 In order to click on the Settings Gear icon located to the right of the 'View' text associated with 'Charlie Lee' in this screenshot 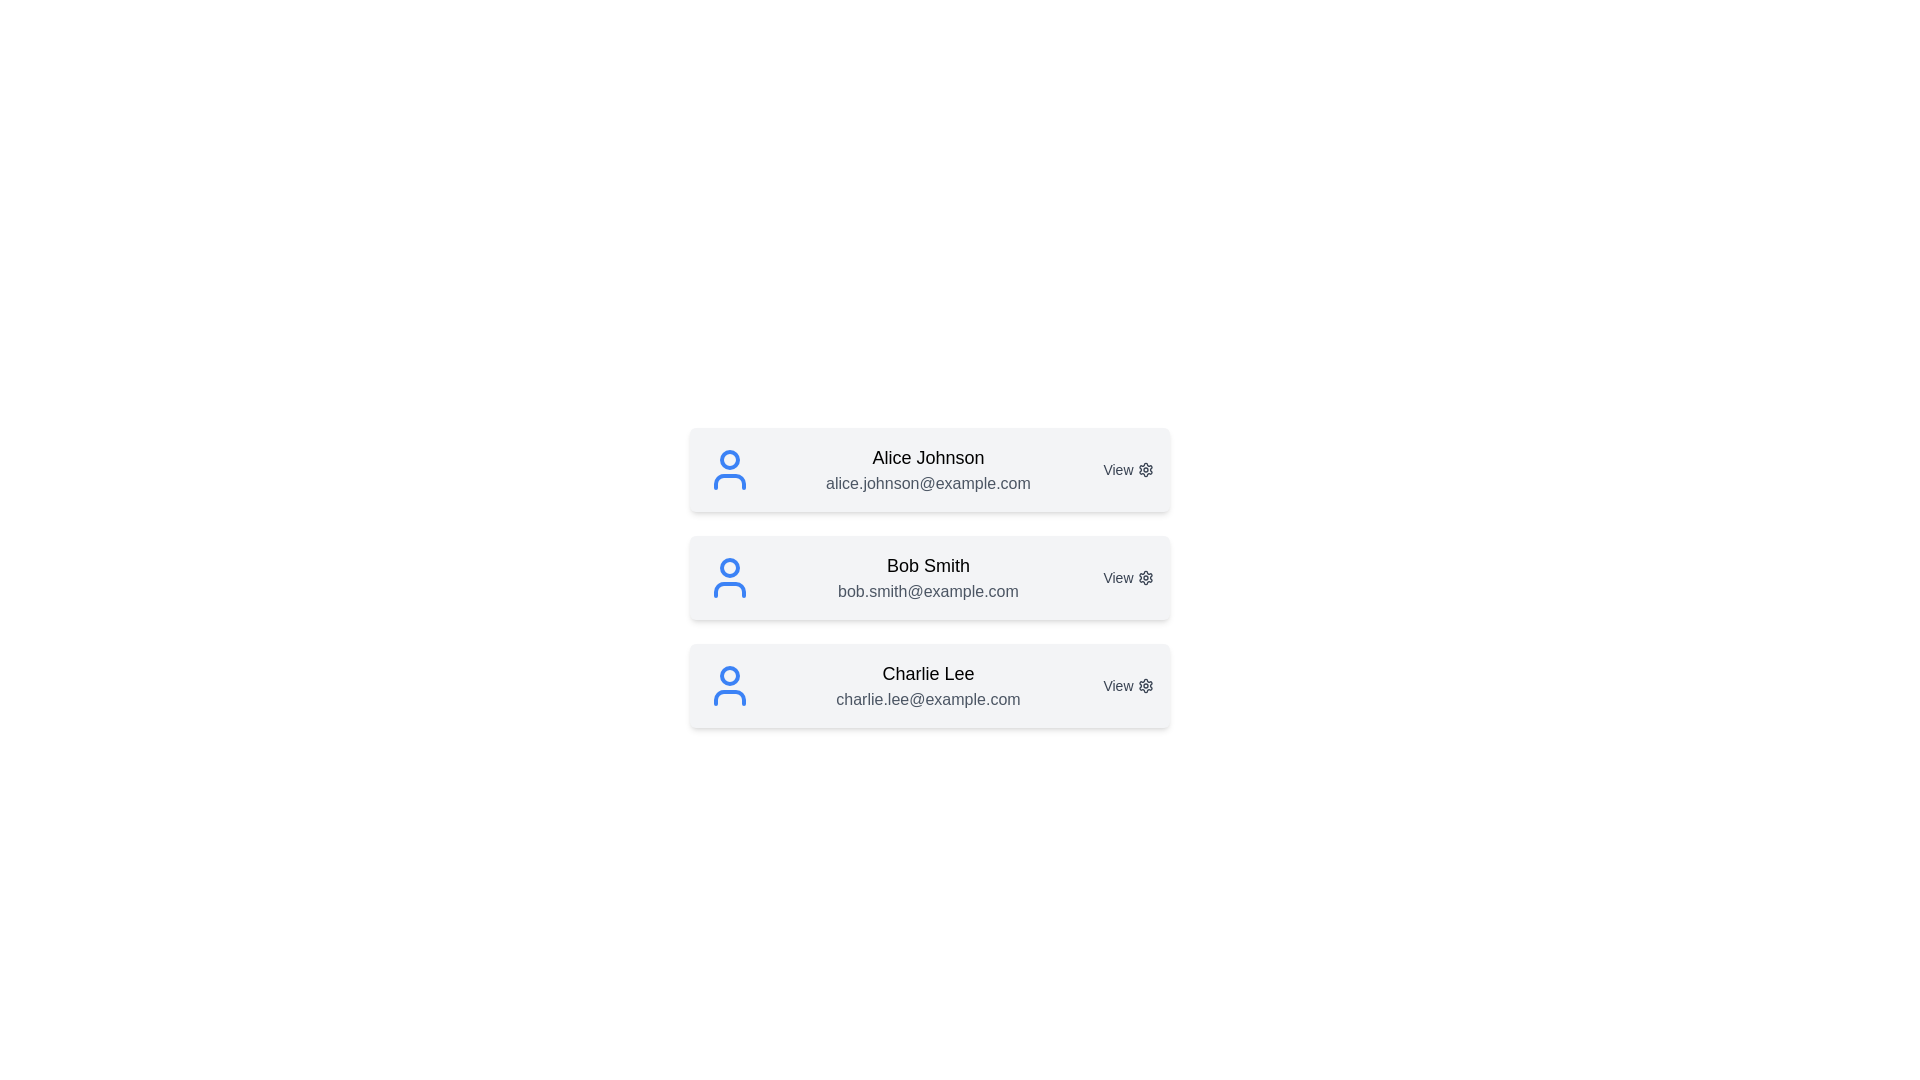, I will do `click(1145, 685)`.